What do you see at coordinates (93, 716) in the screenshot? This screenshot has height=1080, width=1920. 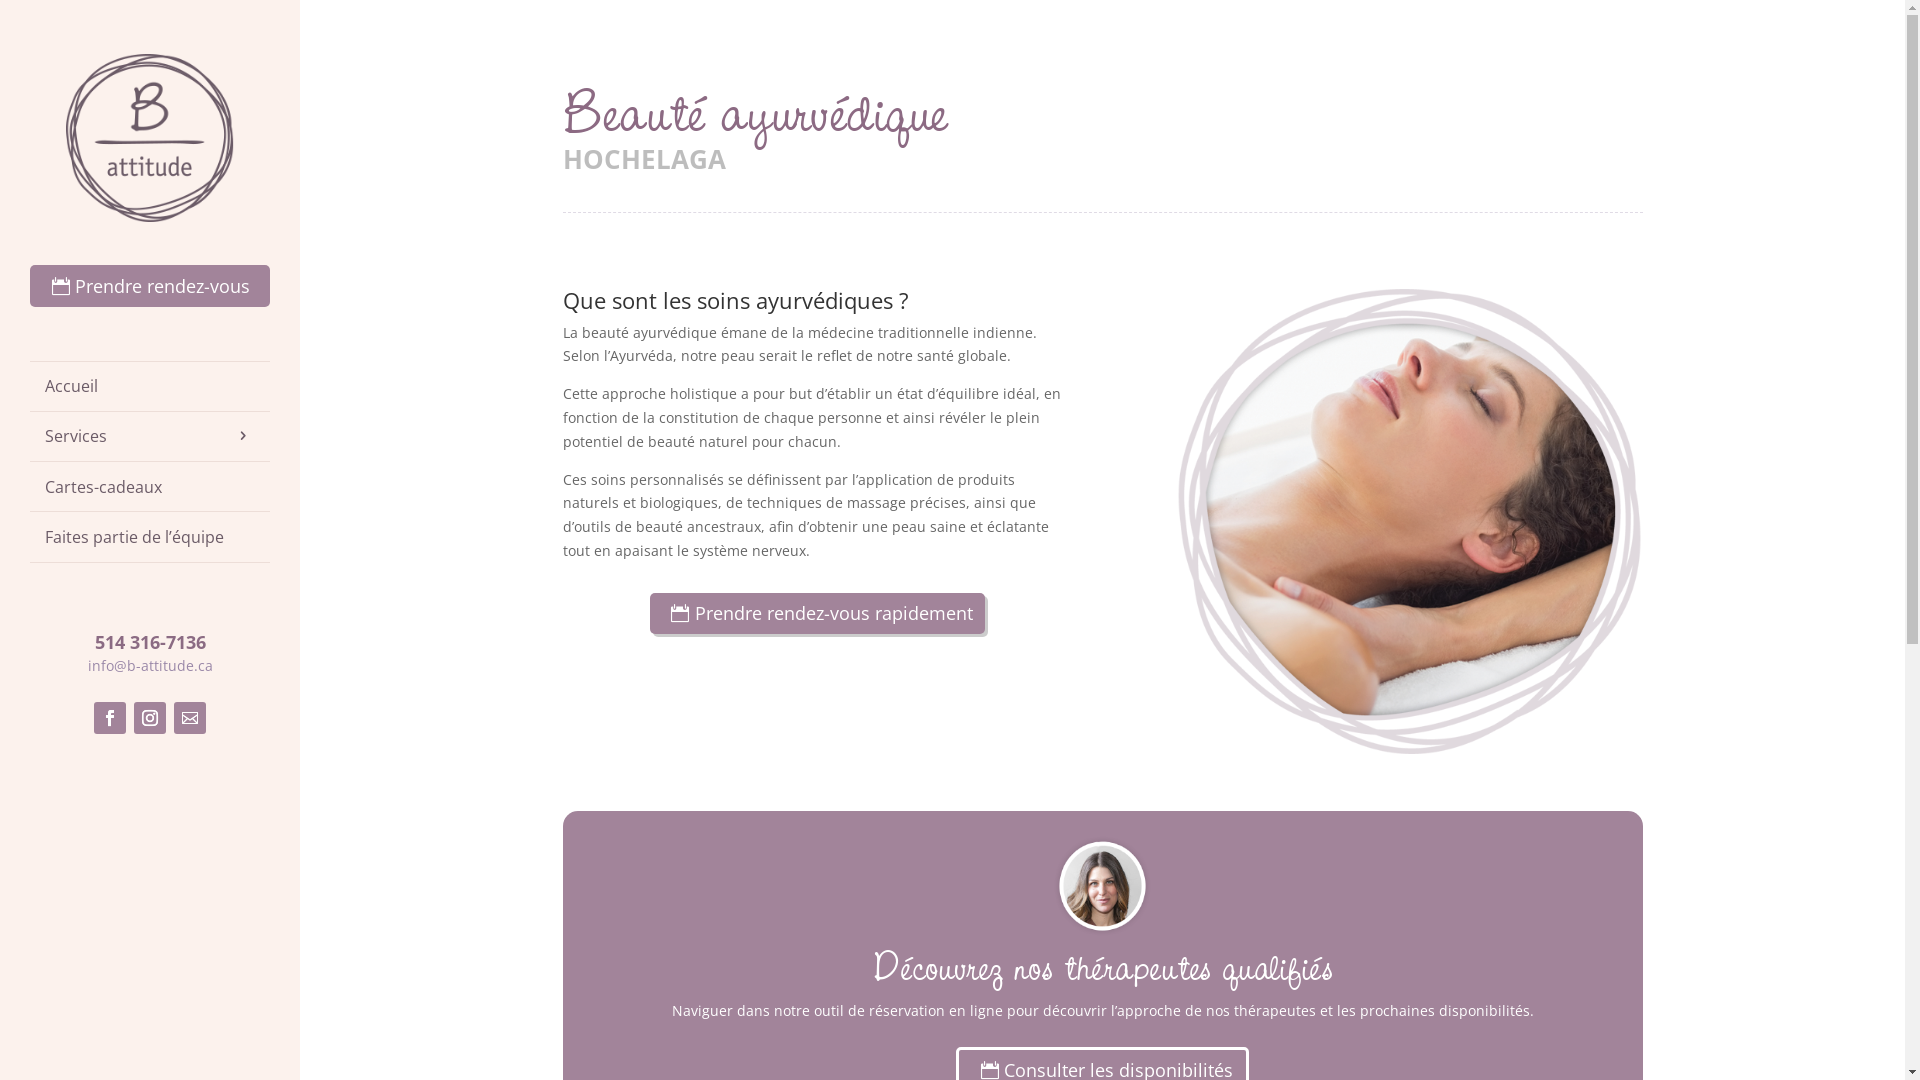 I see `'Suivez sur Facebook'` at bounding box center [93, 716].